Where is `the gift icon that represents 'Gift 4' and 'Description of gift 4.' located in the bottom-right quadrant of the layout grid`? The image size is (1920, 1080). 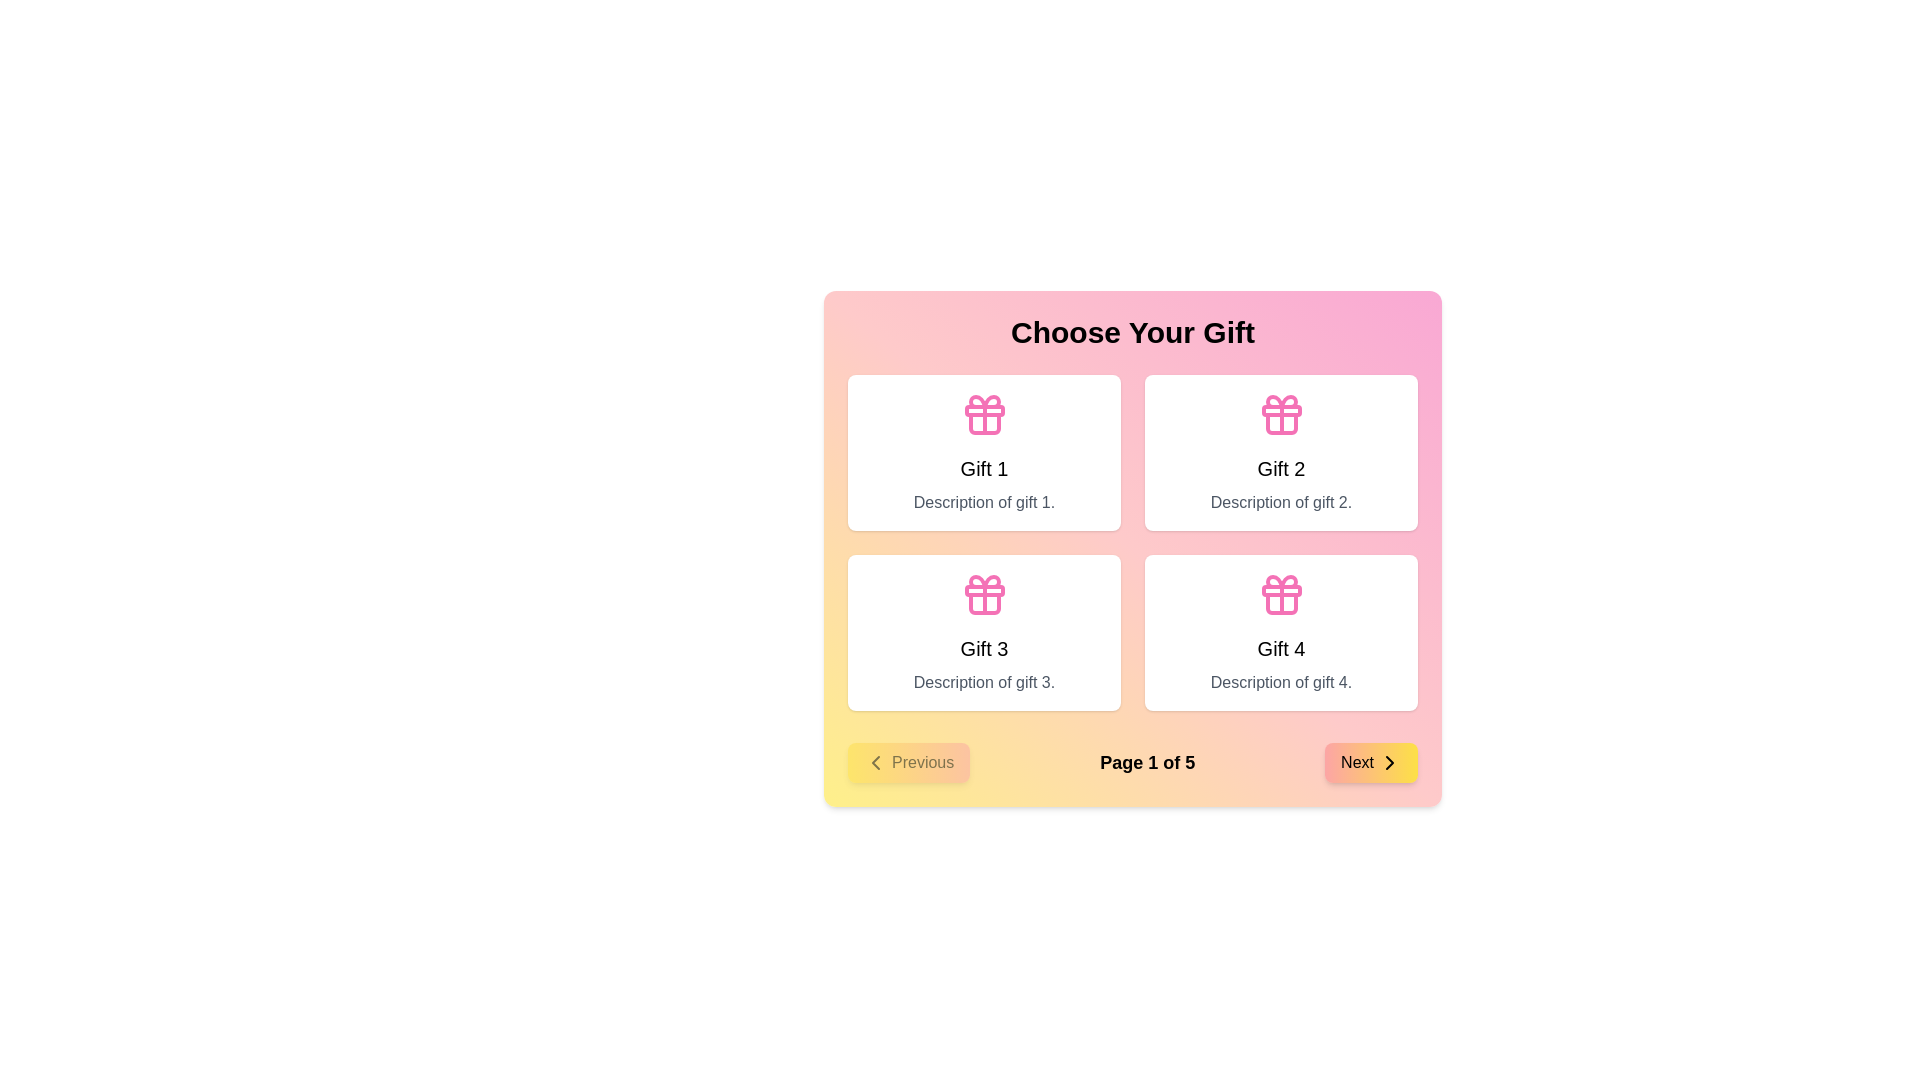
the gift icon that represents 'Gift 4' and 'Description of gift 4.' located in the bottom-right quadrant of the layout grid is located at coordinates (1281, 593).